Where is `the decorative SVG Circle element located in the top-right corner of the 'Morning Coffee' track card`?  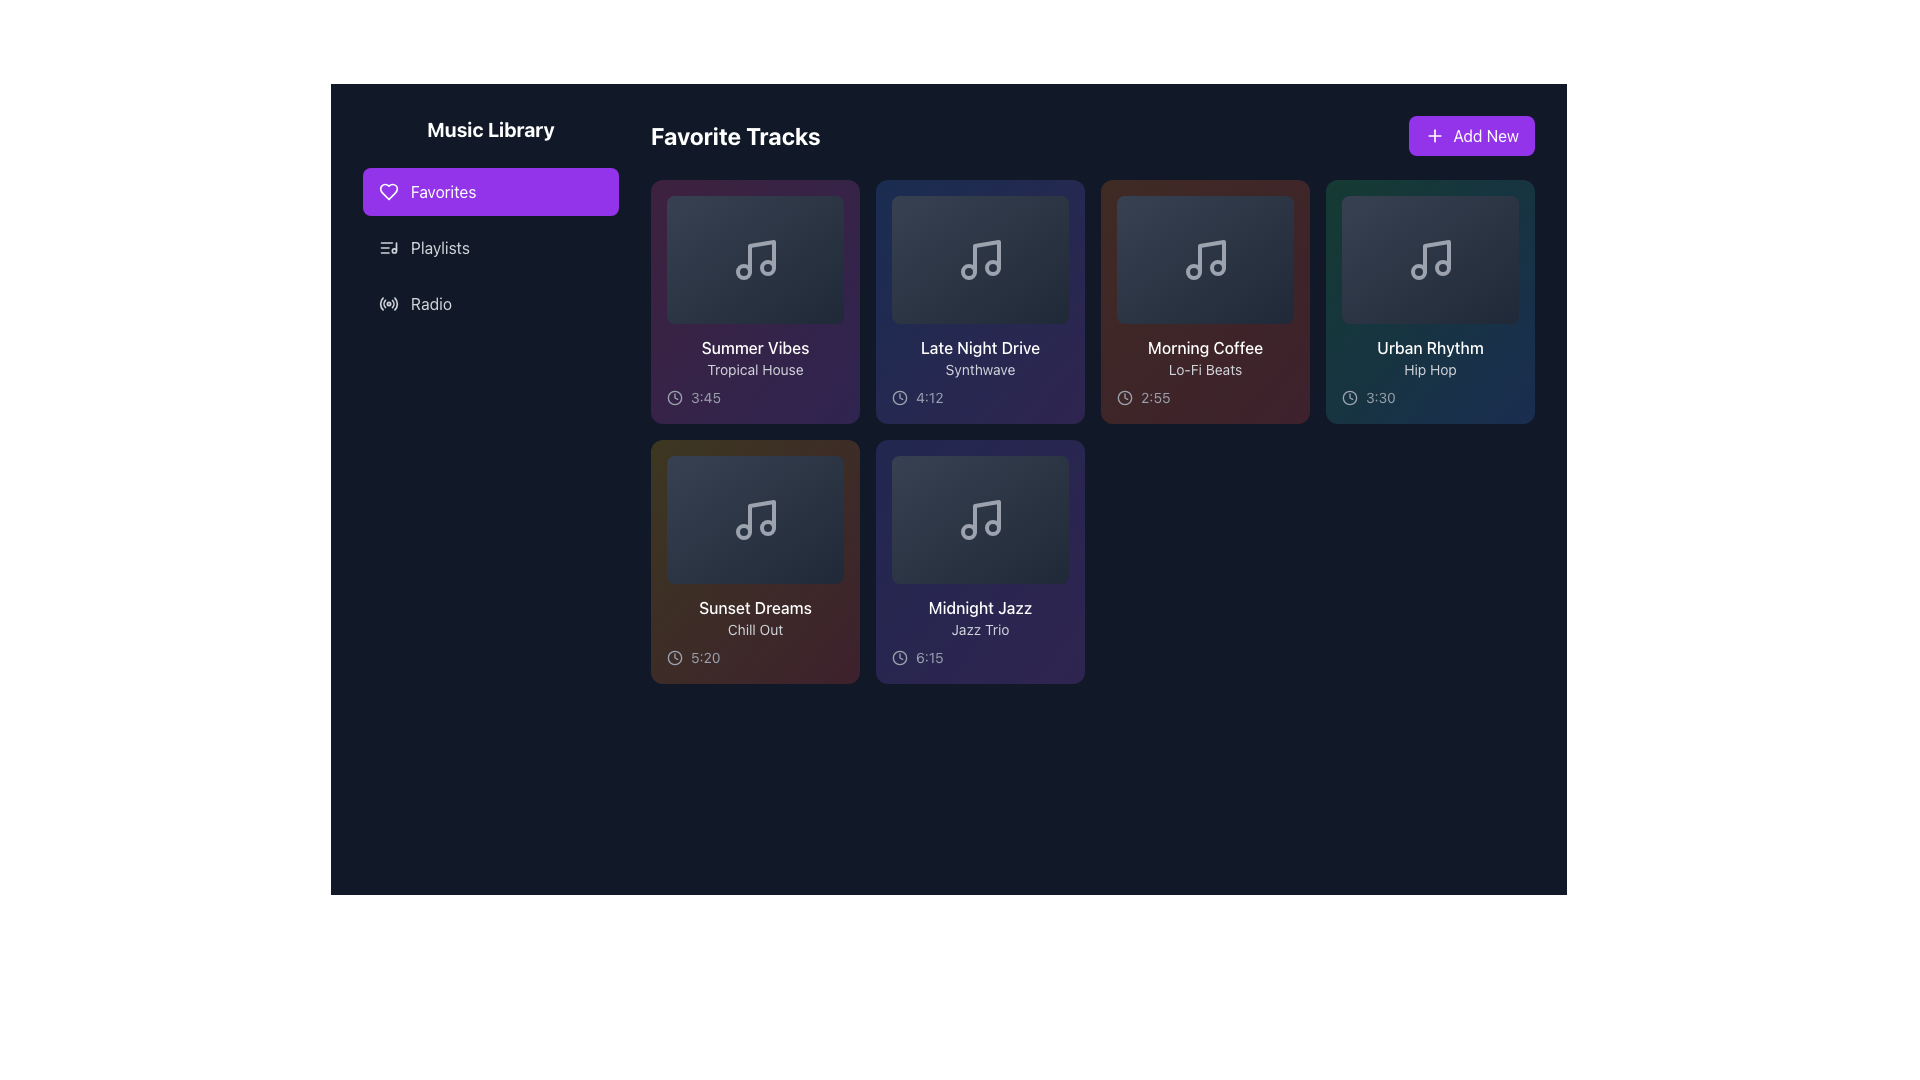
the decorative SVG Circle element located in the top-right corner of the 'Morning Coffee' track card is located at coordinates (1281, 208).